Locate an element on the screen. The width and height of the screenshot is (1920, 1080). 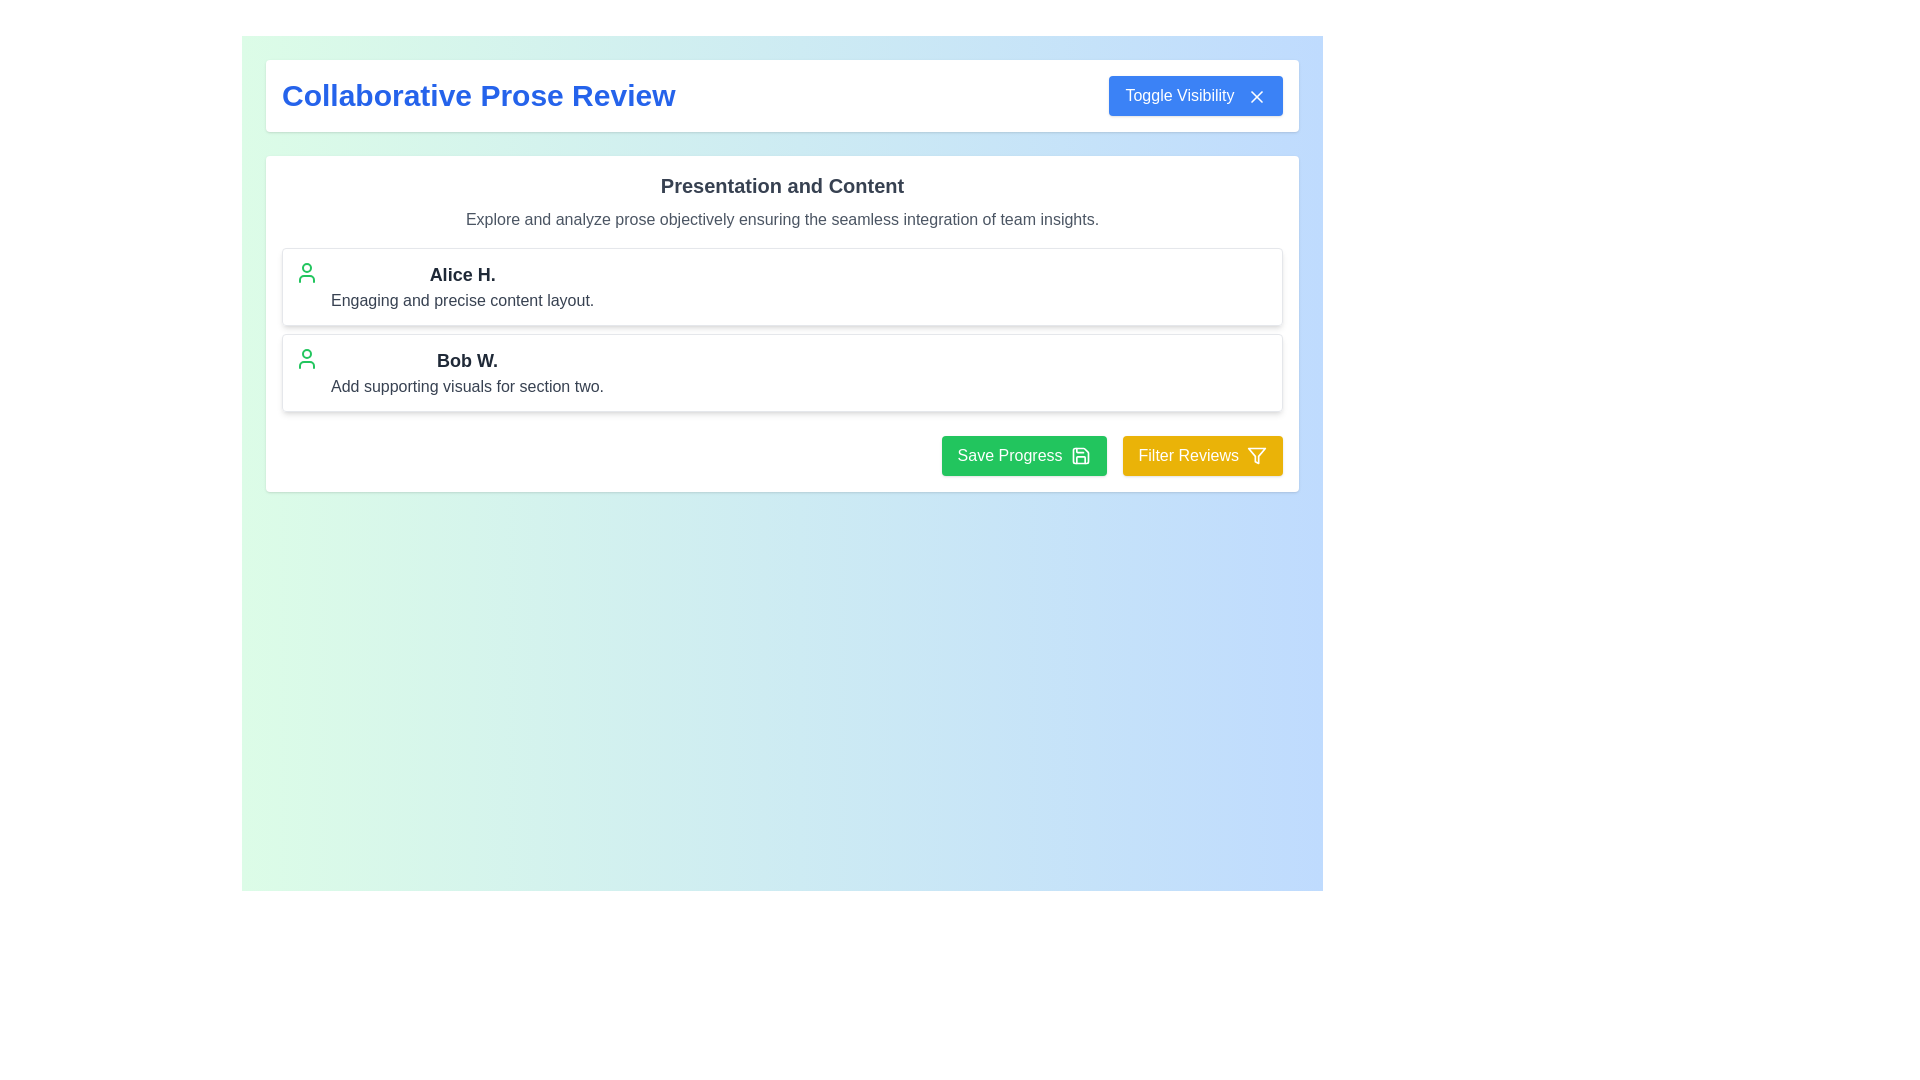
the save button located in the lower-right section of the main content area, directly to the left of the 'Filter Reviews' button is located at coordinates (1024, 455).